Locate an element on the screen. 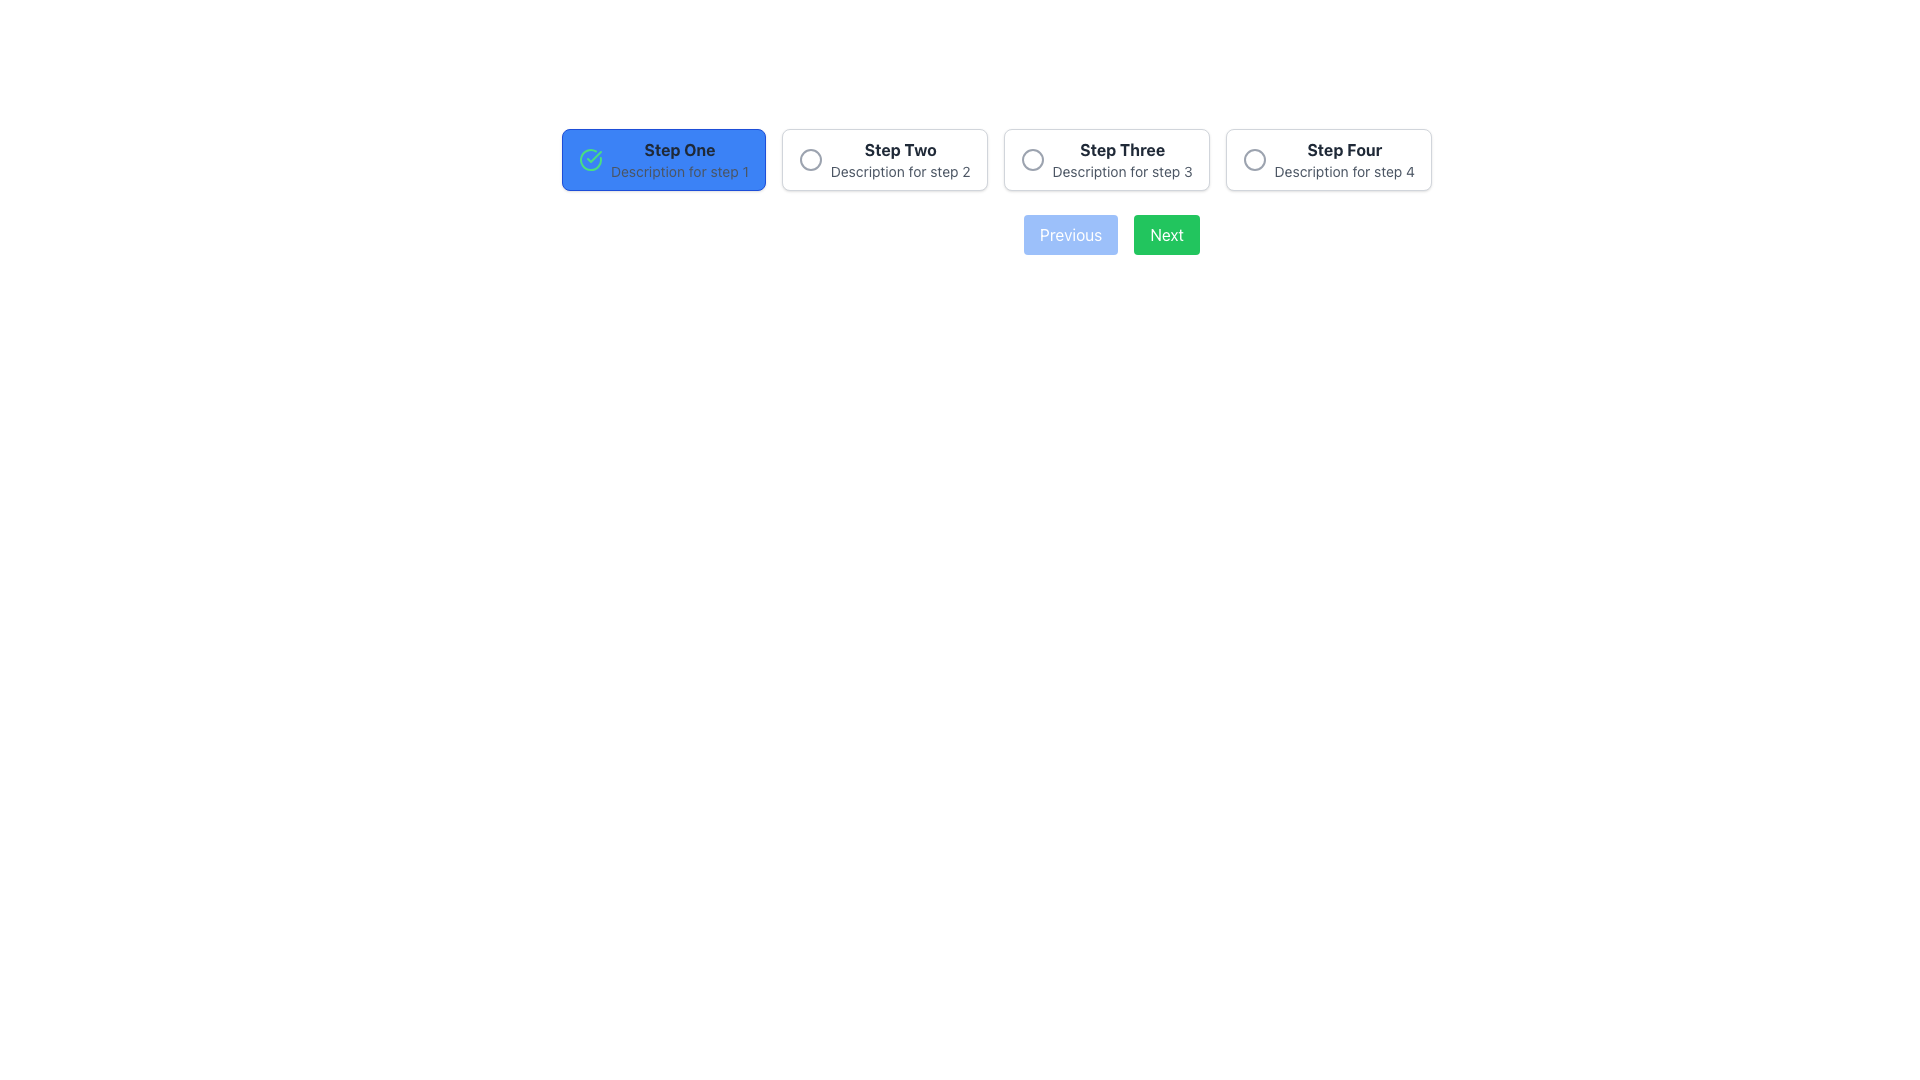 The height and width of the screenshot is (1080, 1920). the leftmost navigation button located at the bottom of the interface is located at coordinates (1069, 234).